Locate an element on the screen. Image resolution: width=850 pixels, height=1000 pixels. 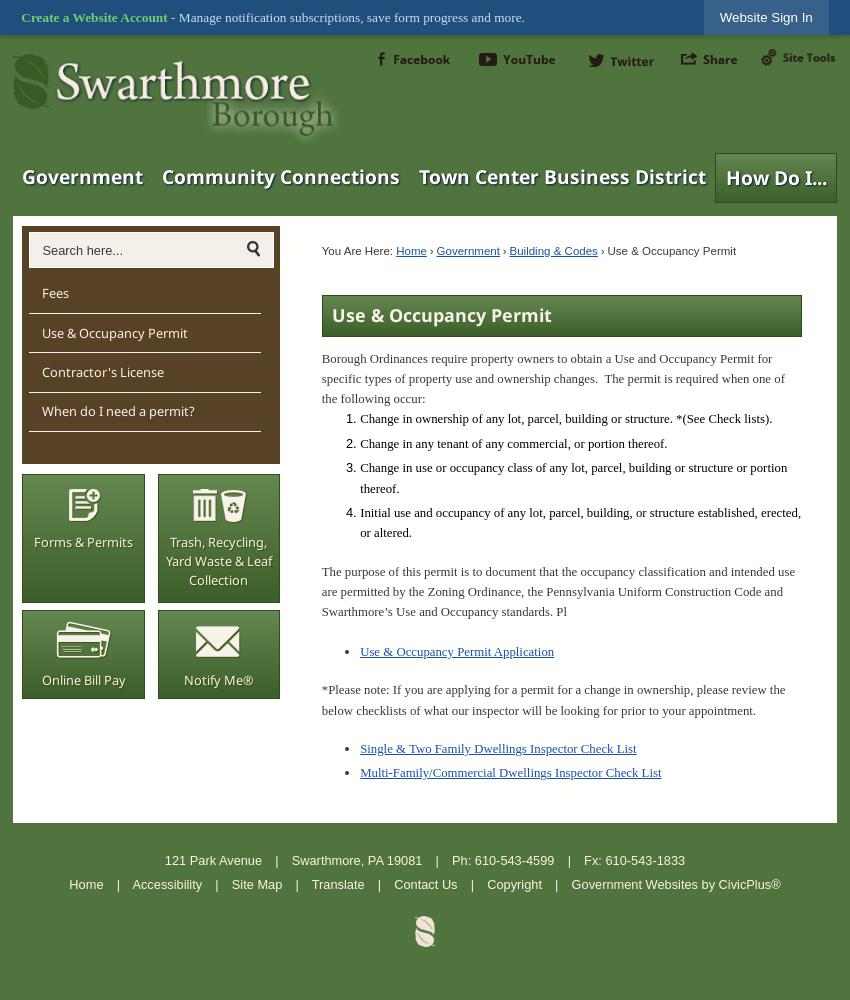
'You Are Here:' is located at coordinates (356, 250).